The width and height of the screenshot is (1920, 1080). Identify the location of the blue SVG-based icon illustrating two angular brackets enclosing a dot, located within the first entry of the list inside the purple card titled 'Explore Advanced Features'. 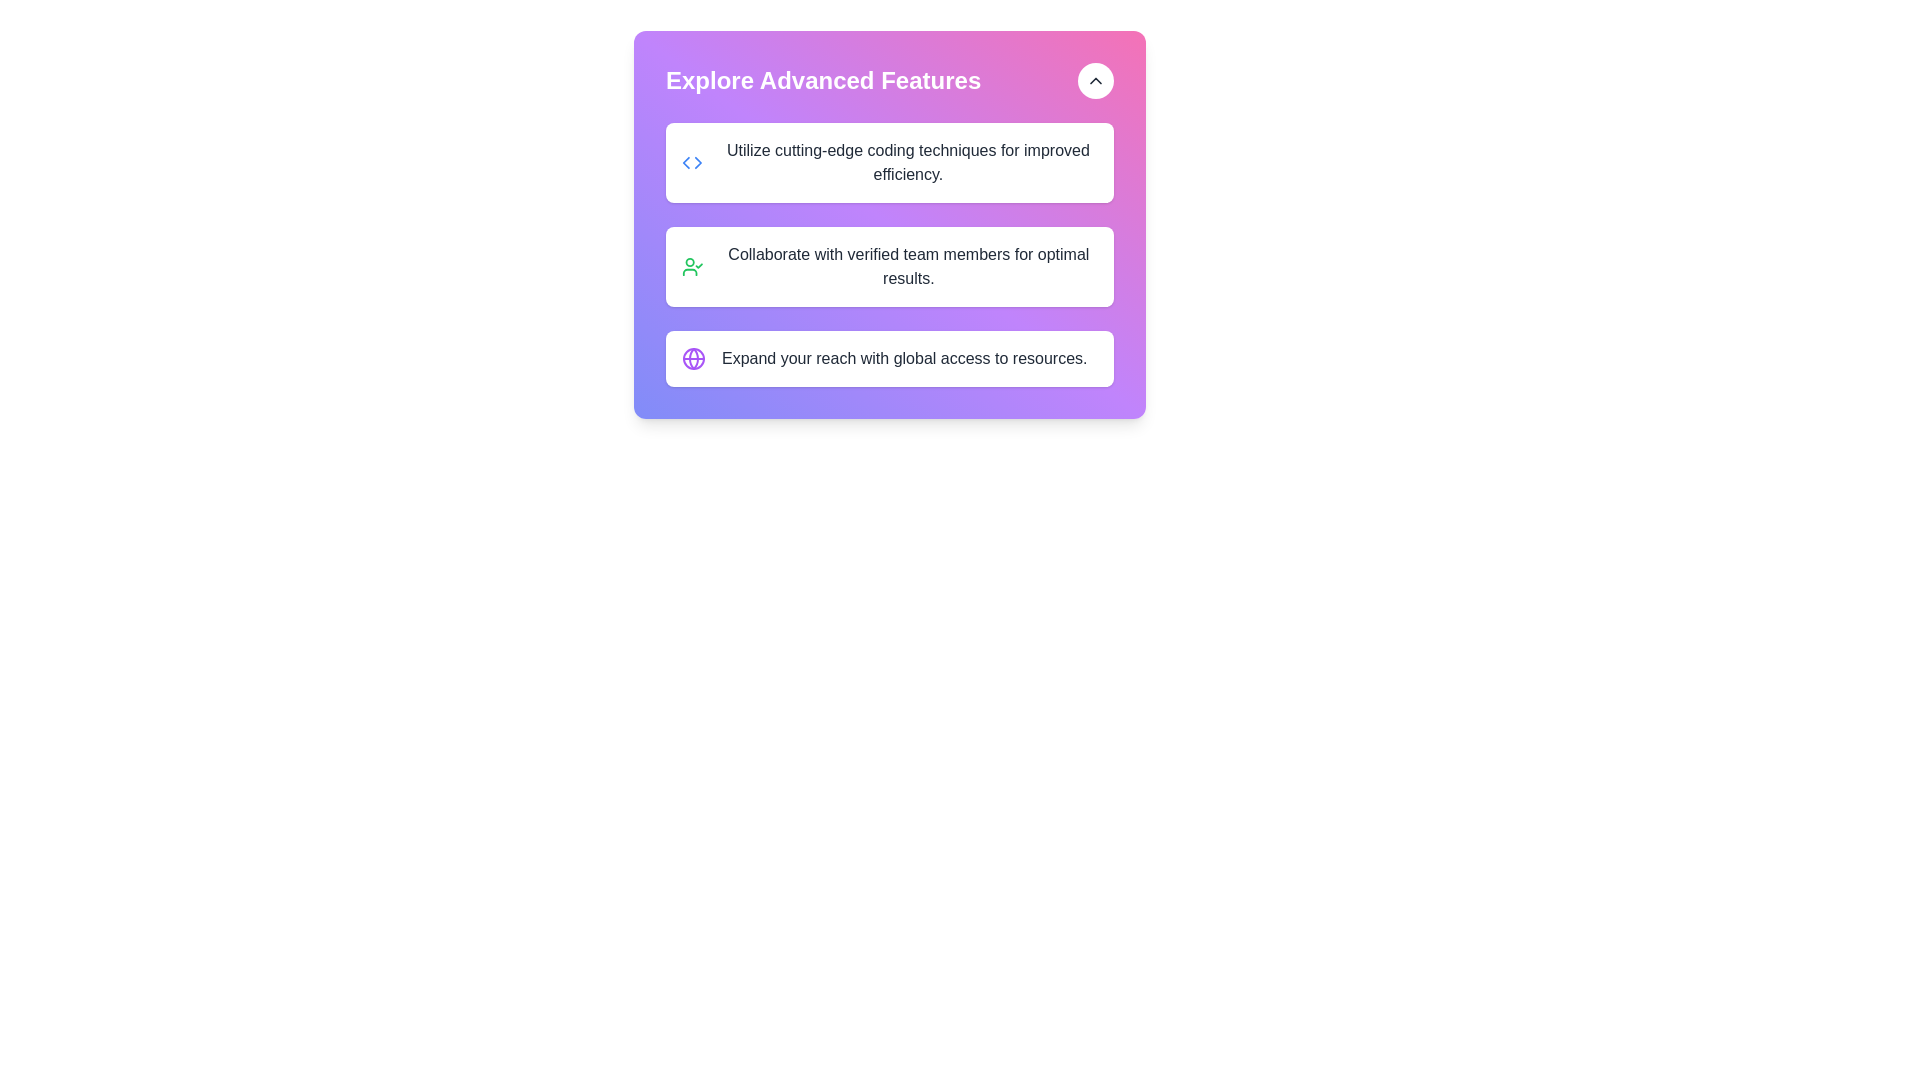
(692, 161).